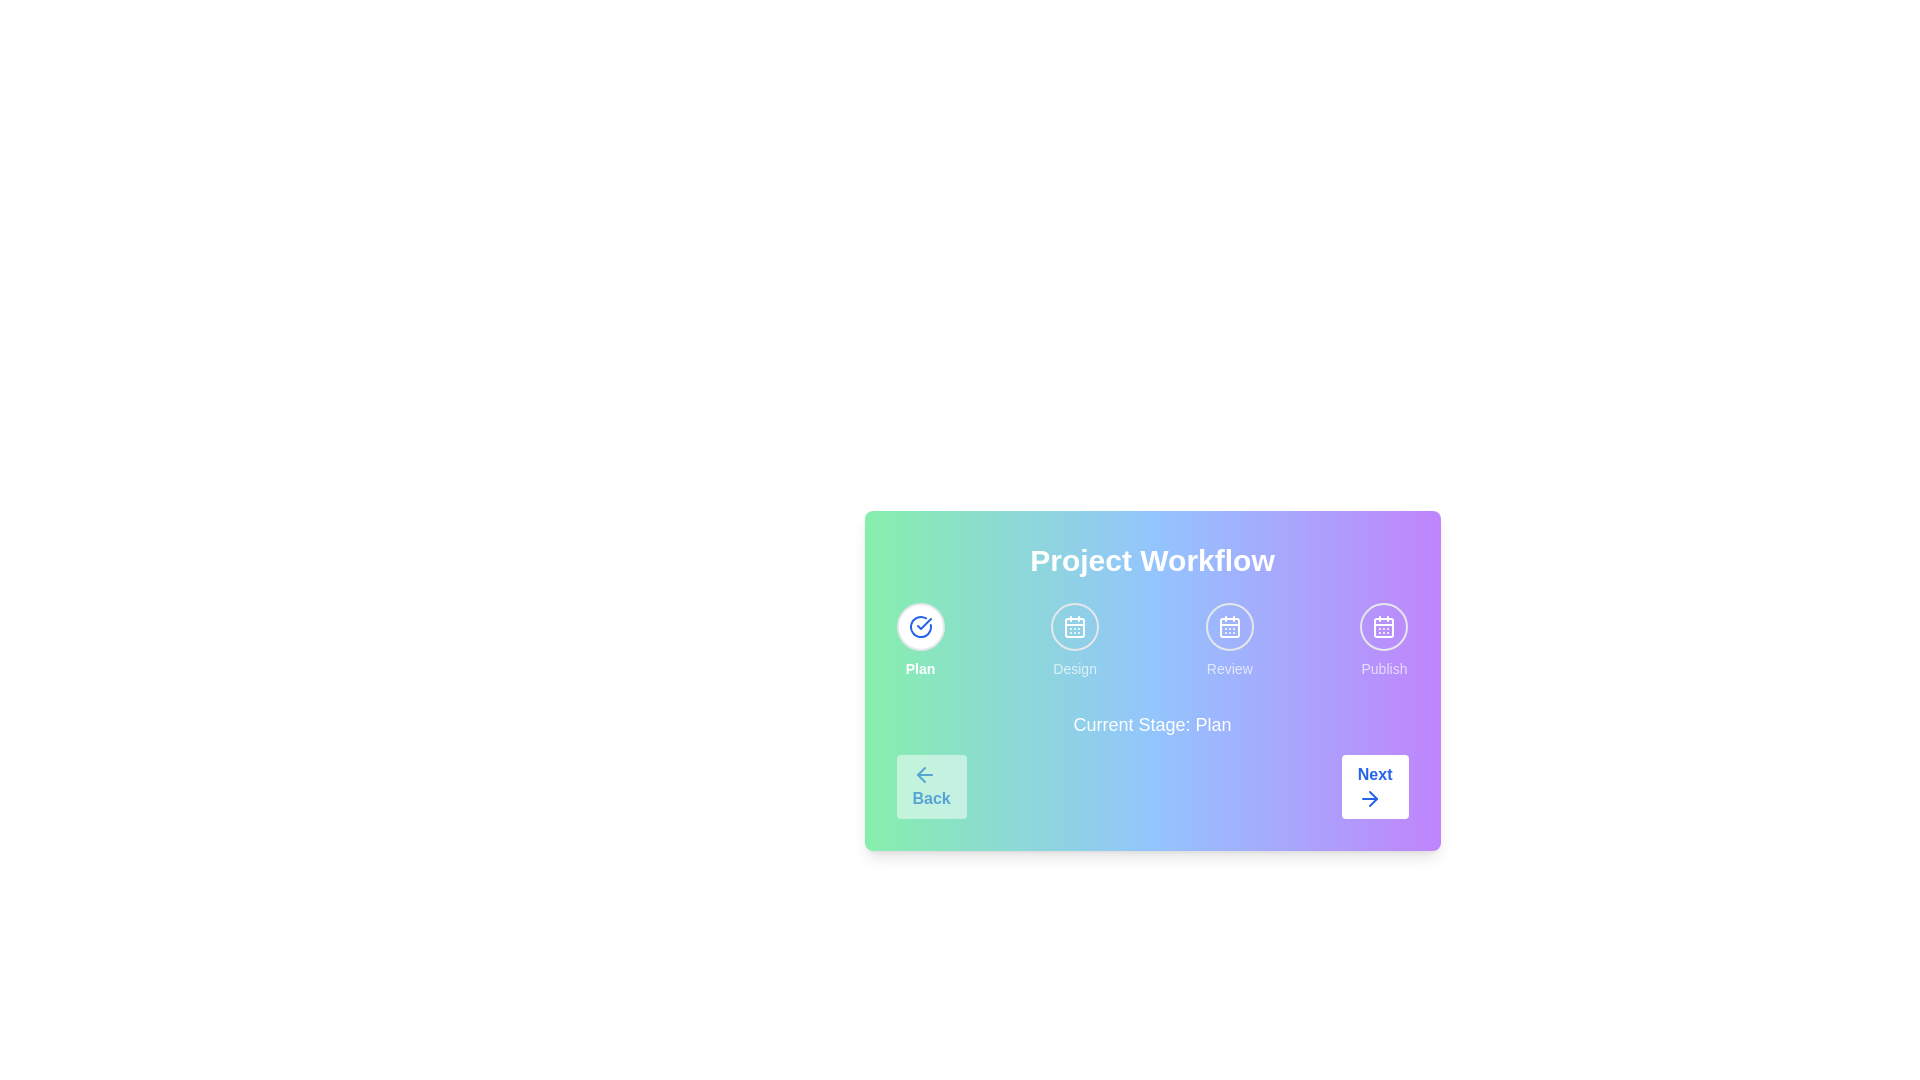 The width and height of the screenshot is (1920, 1080). I want to click on the stage indicator corresponding to Plan, so click(919, 626).